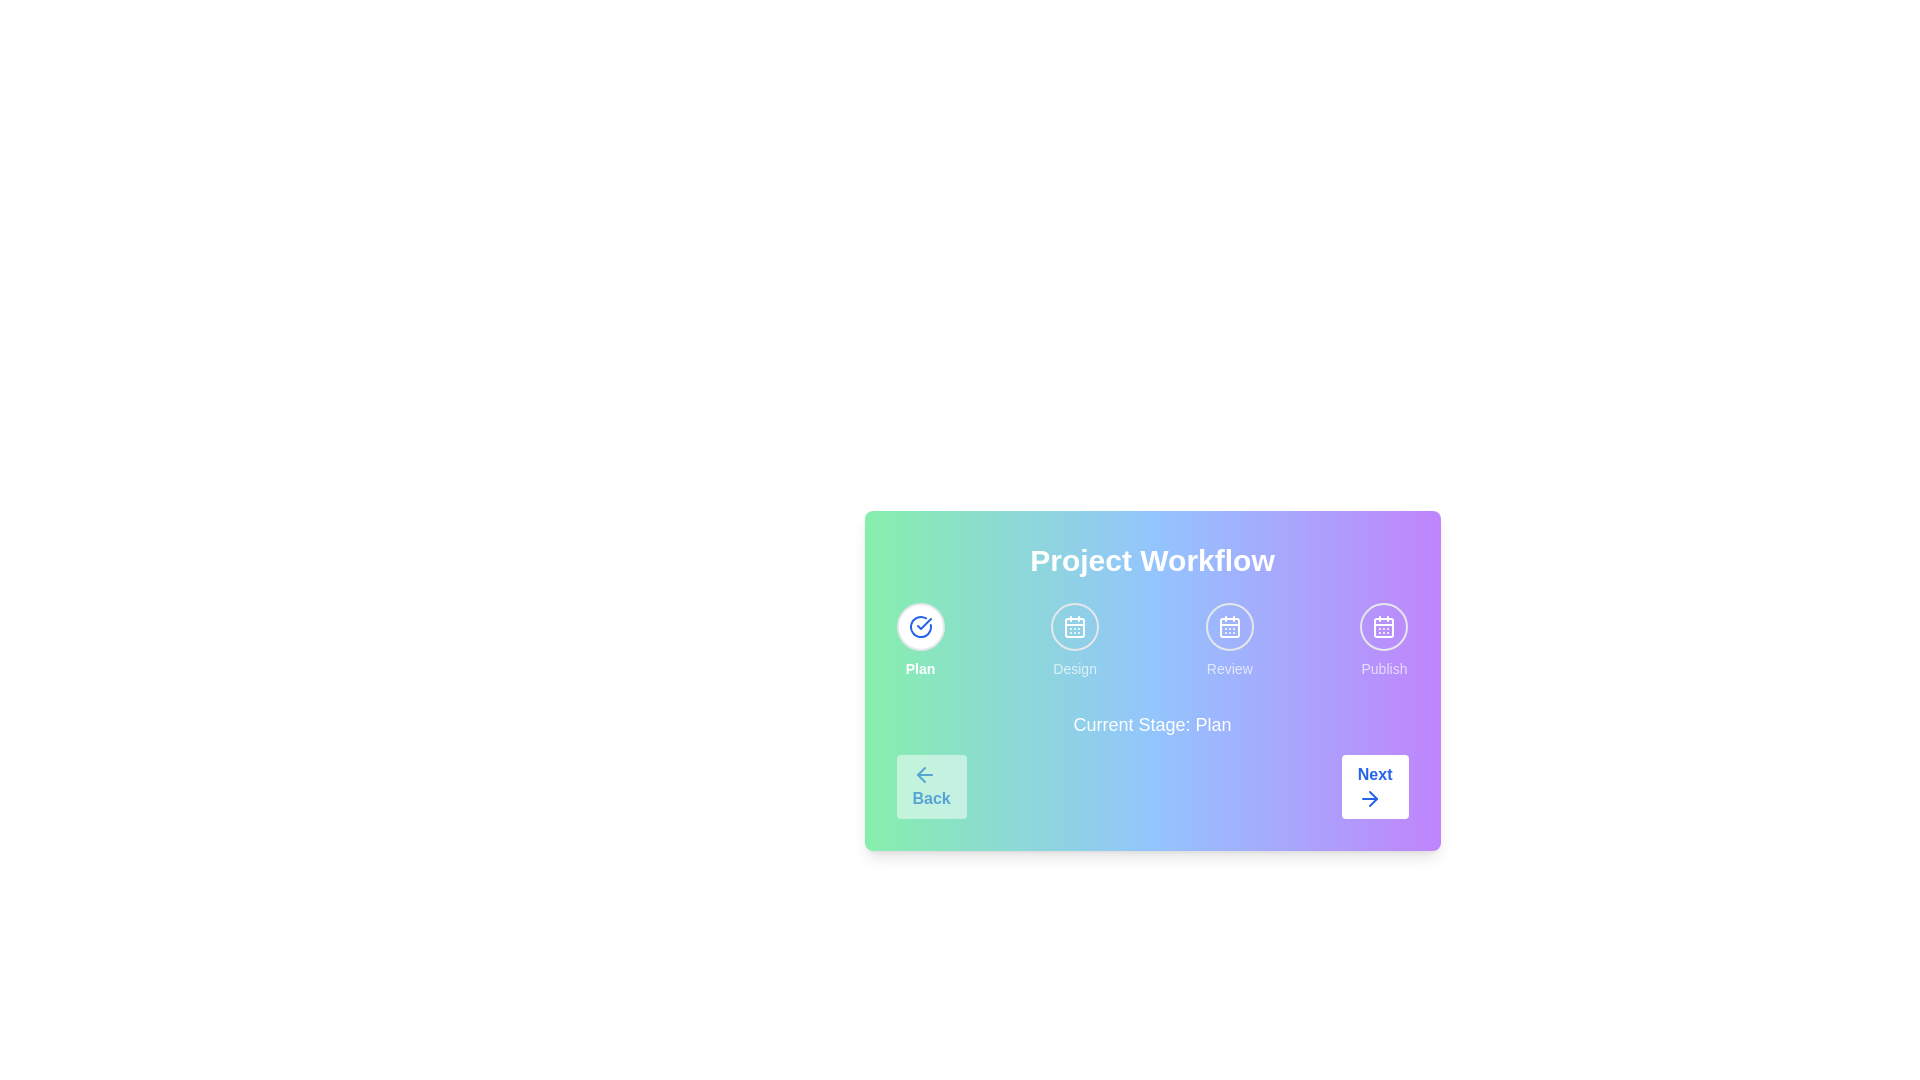 The width and height of the screenshot is (1920, 1080). I want to click on the stage indicator corresponding to Plan, so click(919, 626).